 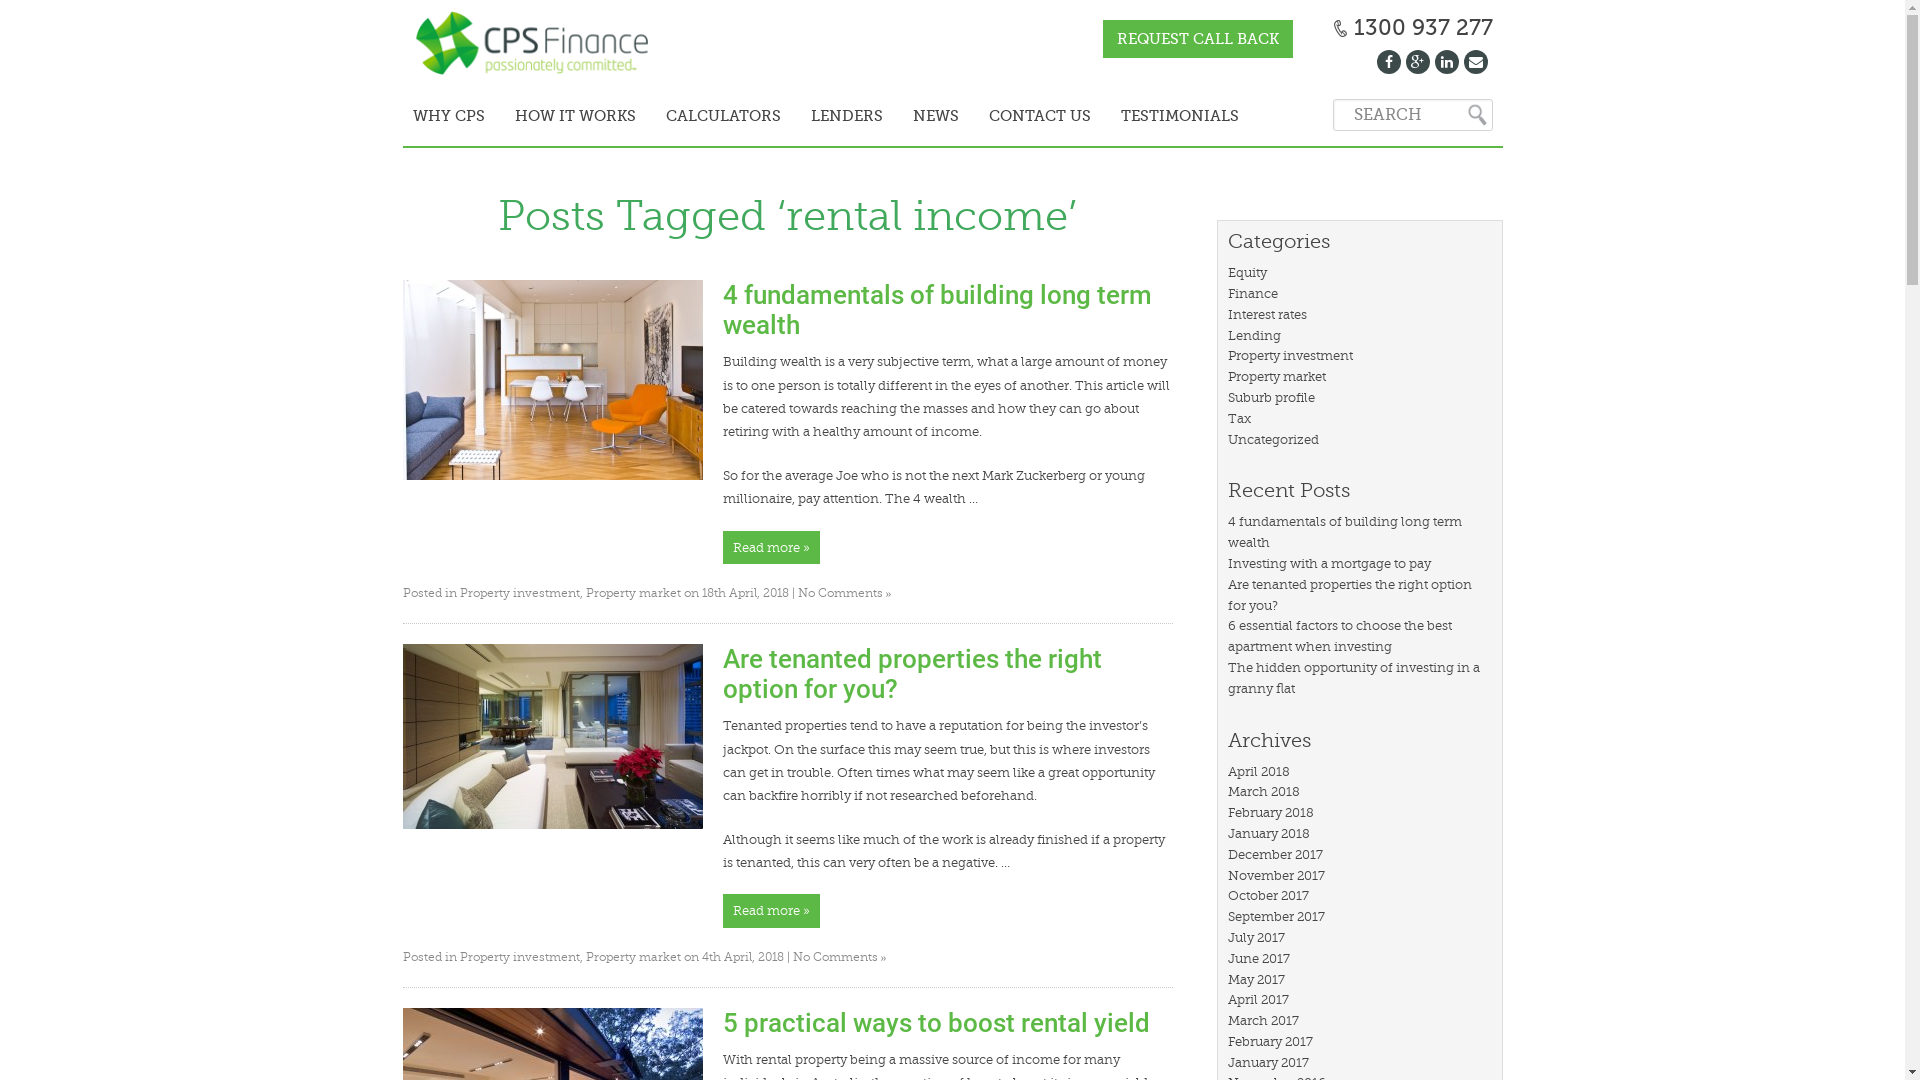 What do you see at coordinates (1275, 874) in the screenshot?
I see `'November 2017'` at bounding box center [1275, 874].